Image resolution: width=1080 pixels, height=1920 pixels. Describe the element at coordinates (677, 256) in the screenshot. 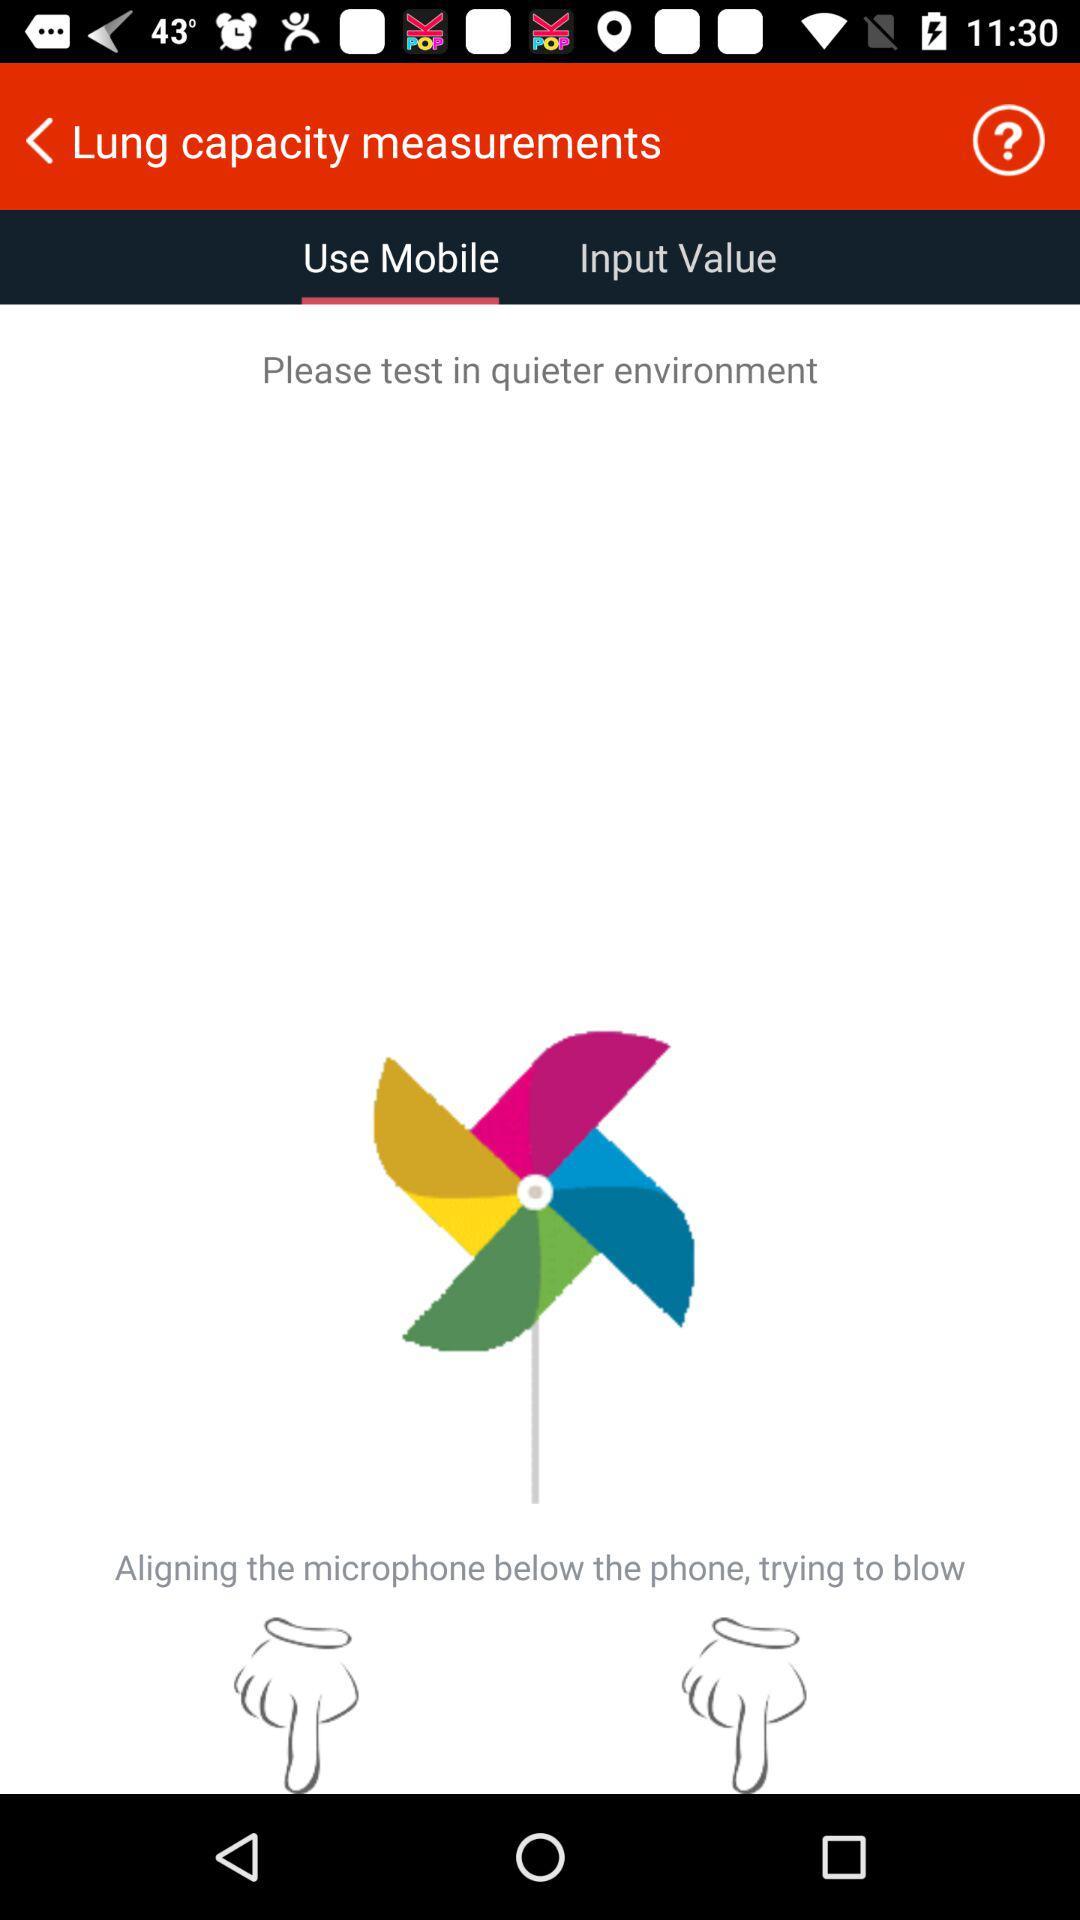

I see `the item to the right of use mobile icon` at that location.